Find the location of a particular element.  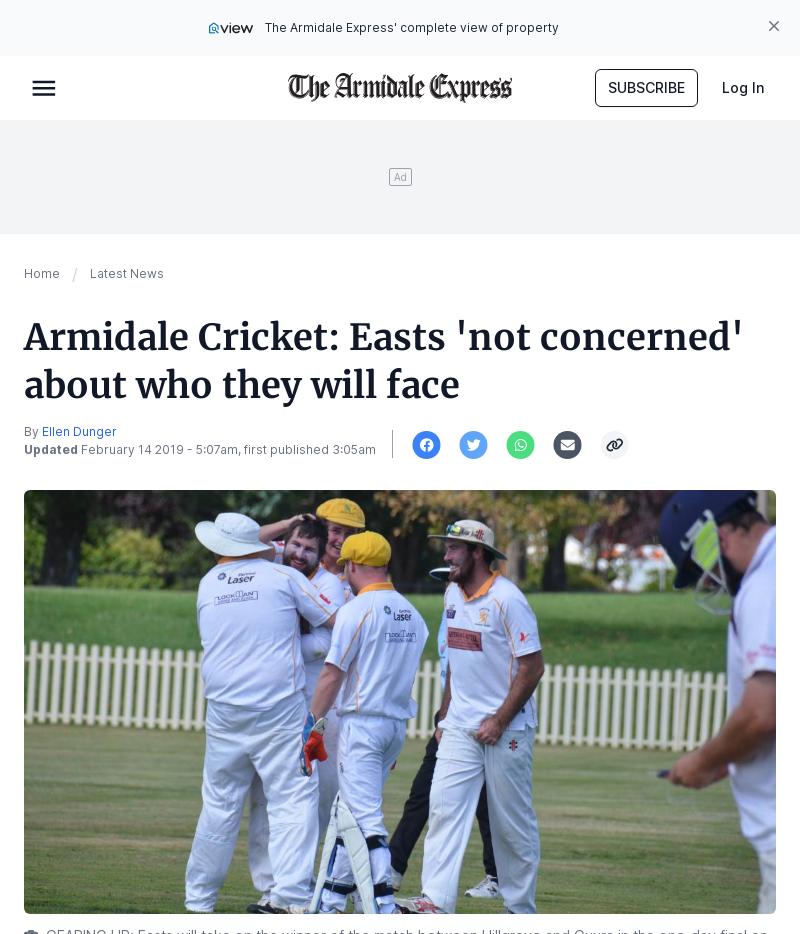

'Log In' is located at coordinates (742, 87).